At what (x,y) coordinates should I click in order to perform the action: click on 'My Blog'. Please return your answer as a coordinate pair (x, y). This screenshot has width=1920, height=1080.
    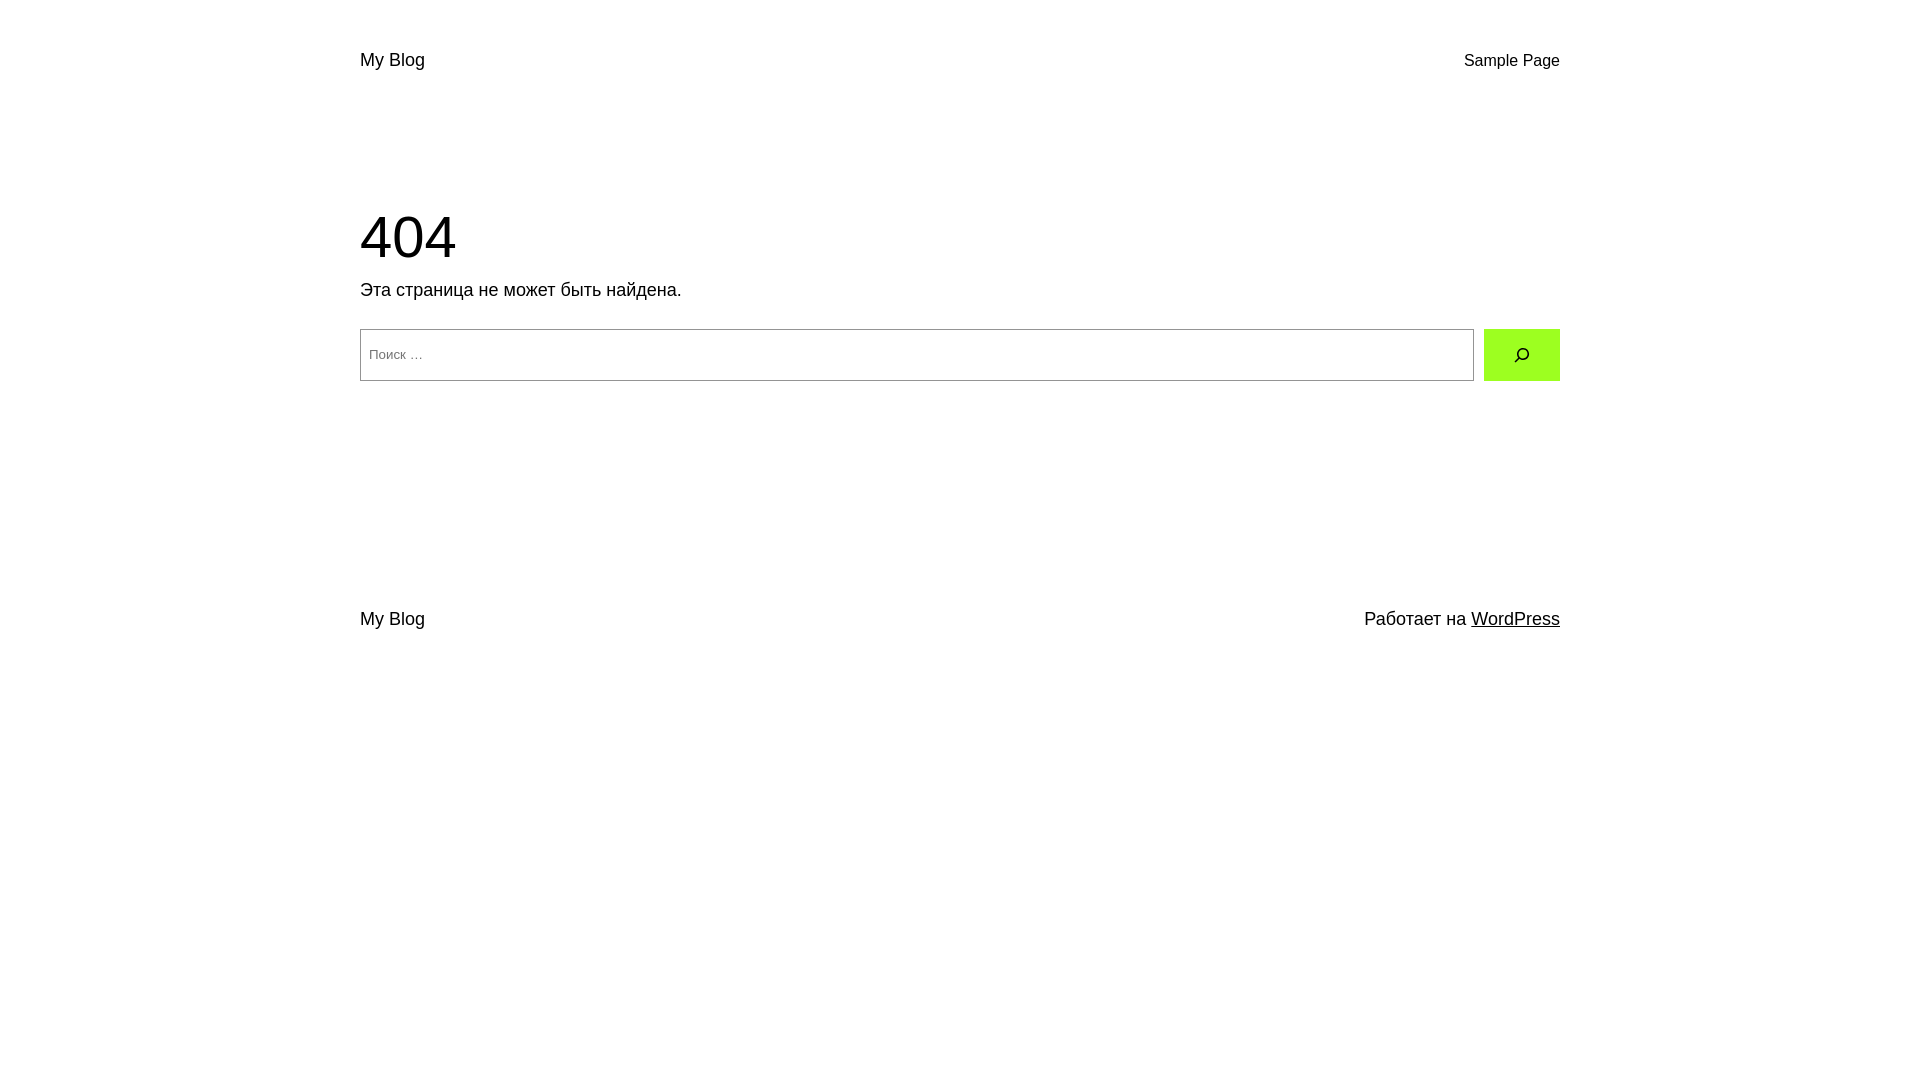
    Looking at the image, I should click on (360, 617).